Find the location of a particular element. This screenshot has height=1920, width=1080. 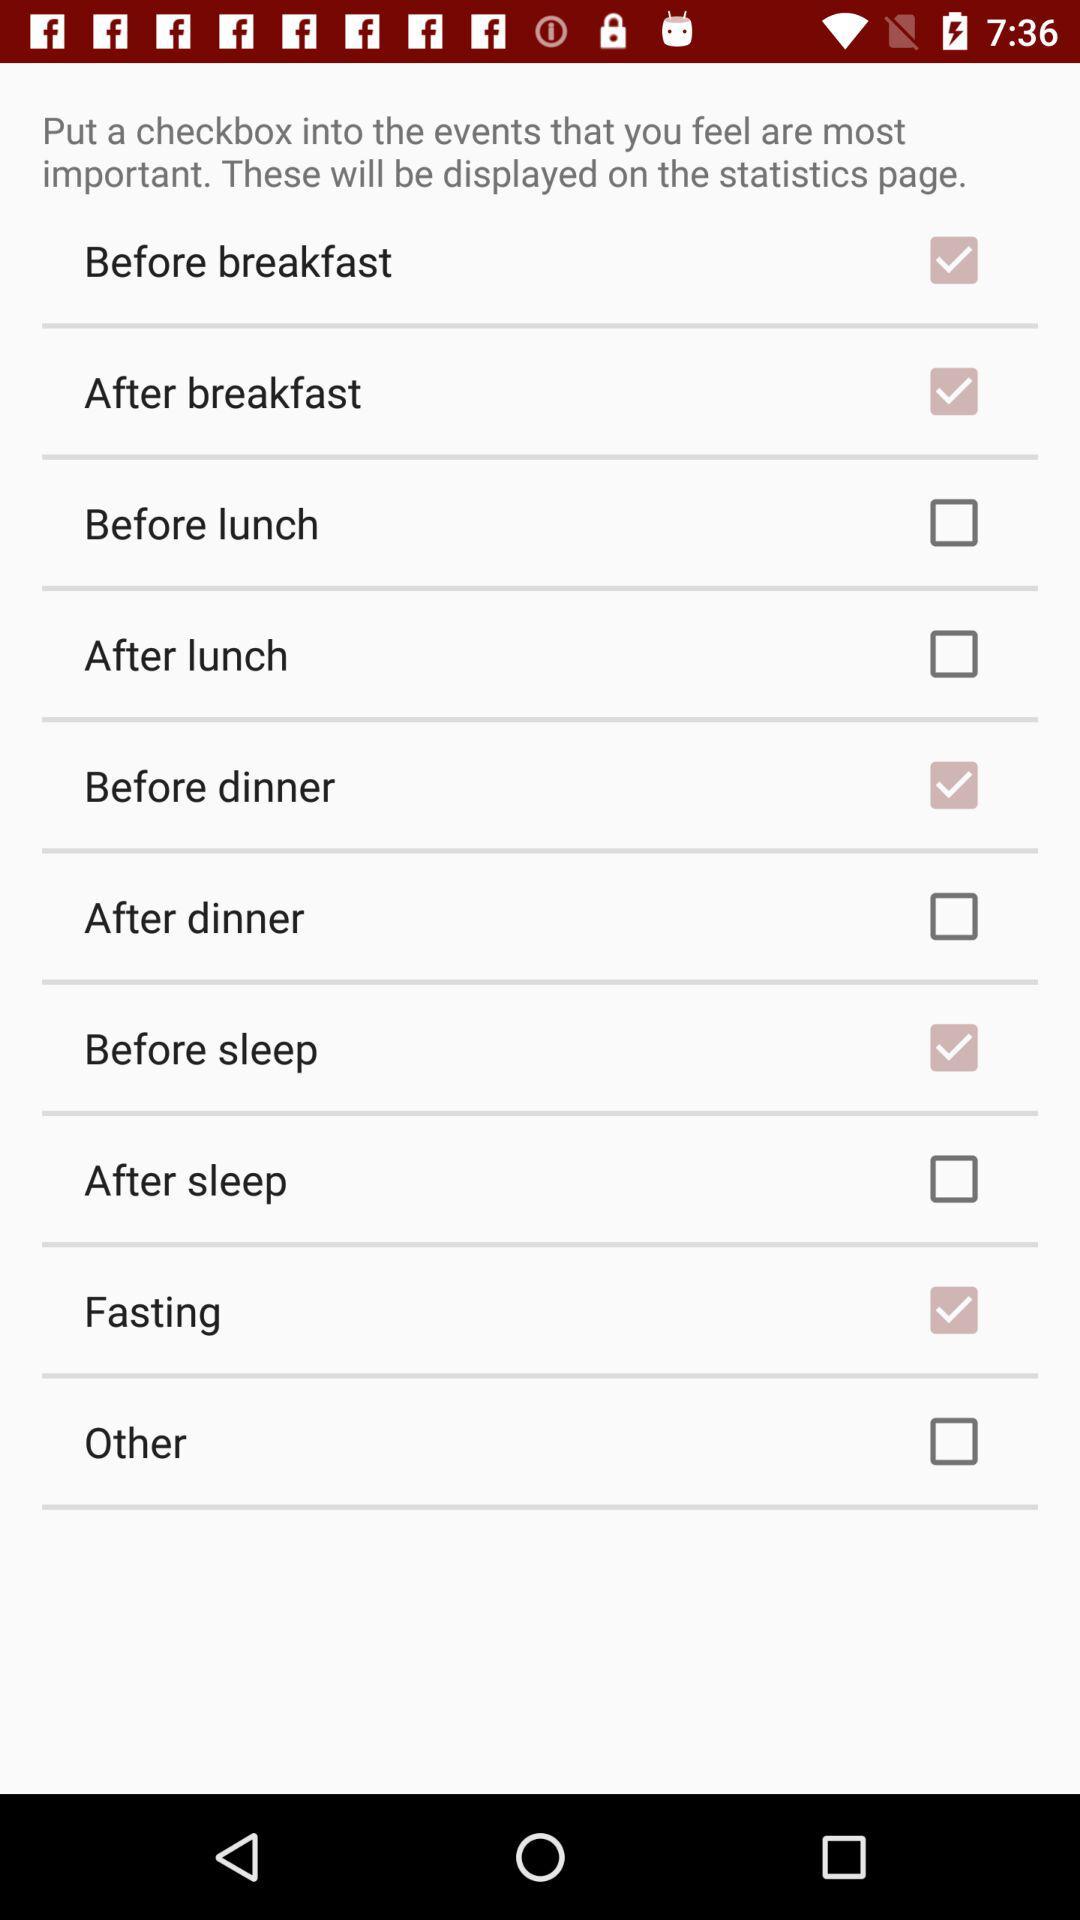

the after lunch item is located at coordinates (540, 653).